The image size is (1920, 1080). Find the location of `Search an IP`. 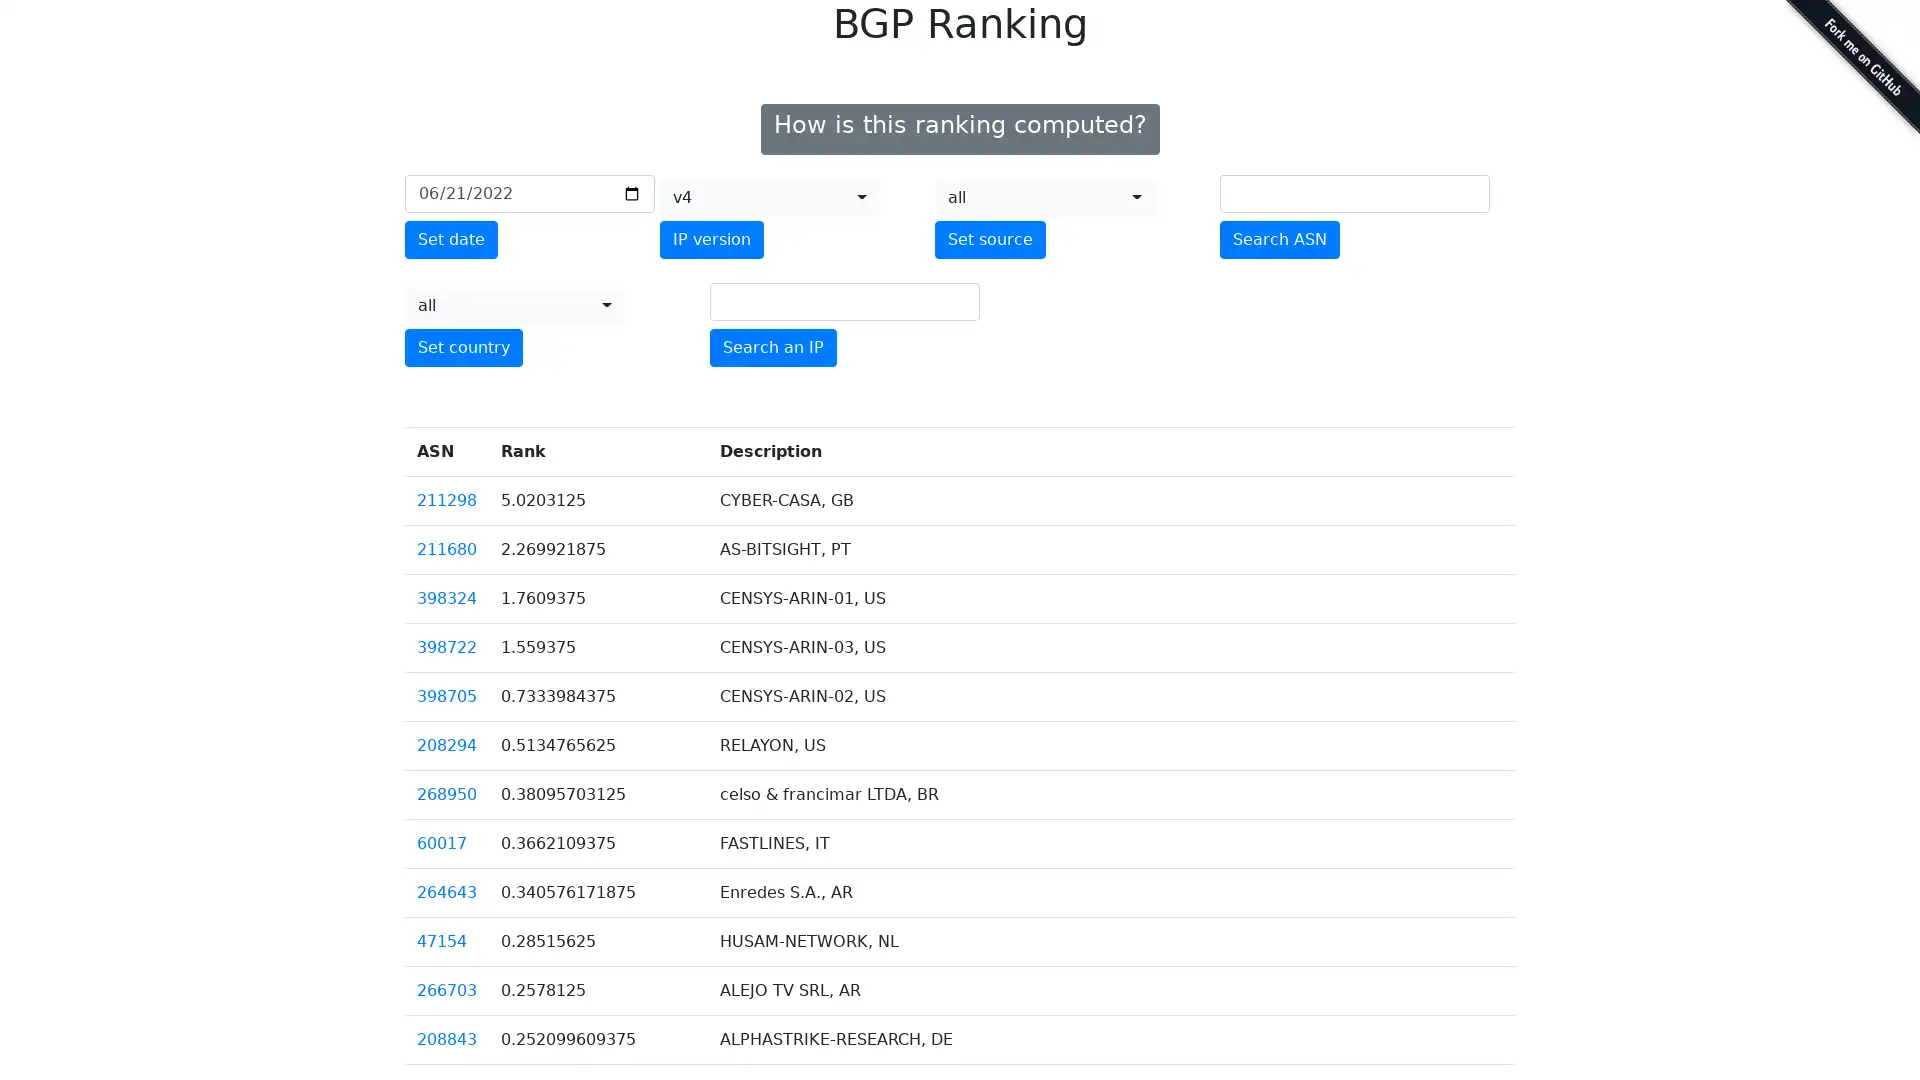

Search an IP is located at coordinates (772, 346).